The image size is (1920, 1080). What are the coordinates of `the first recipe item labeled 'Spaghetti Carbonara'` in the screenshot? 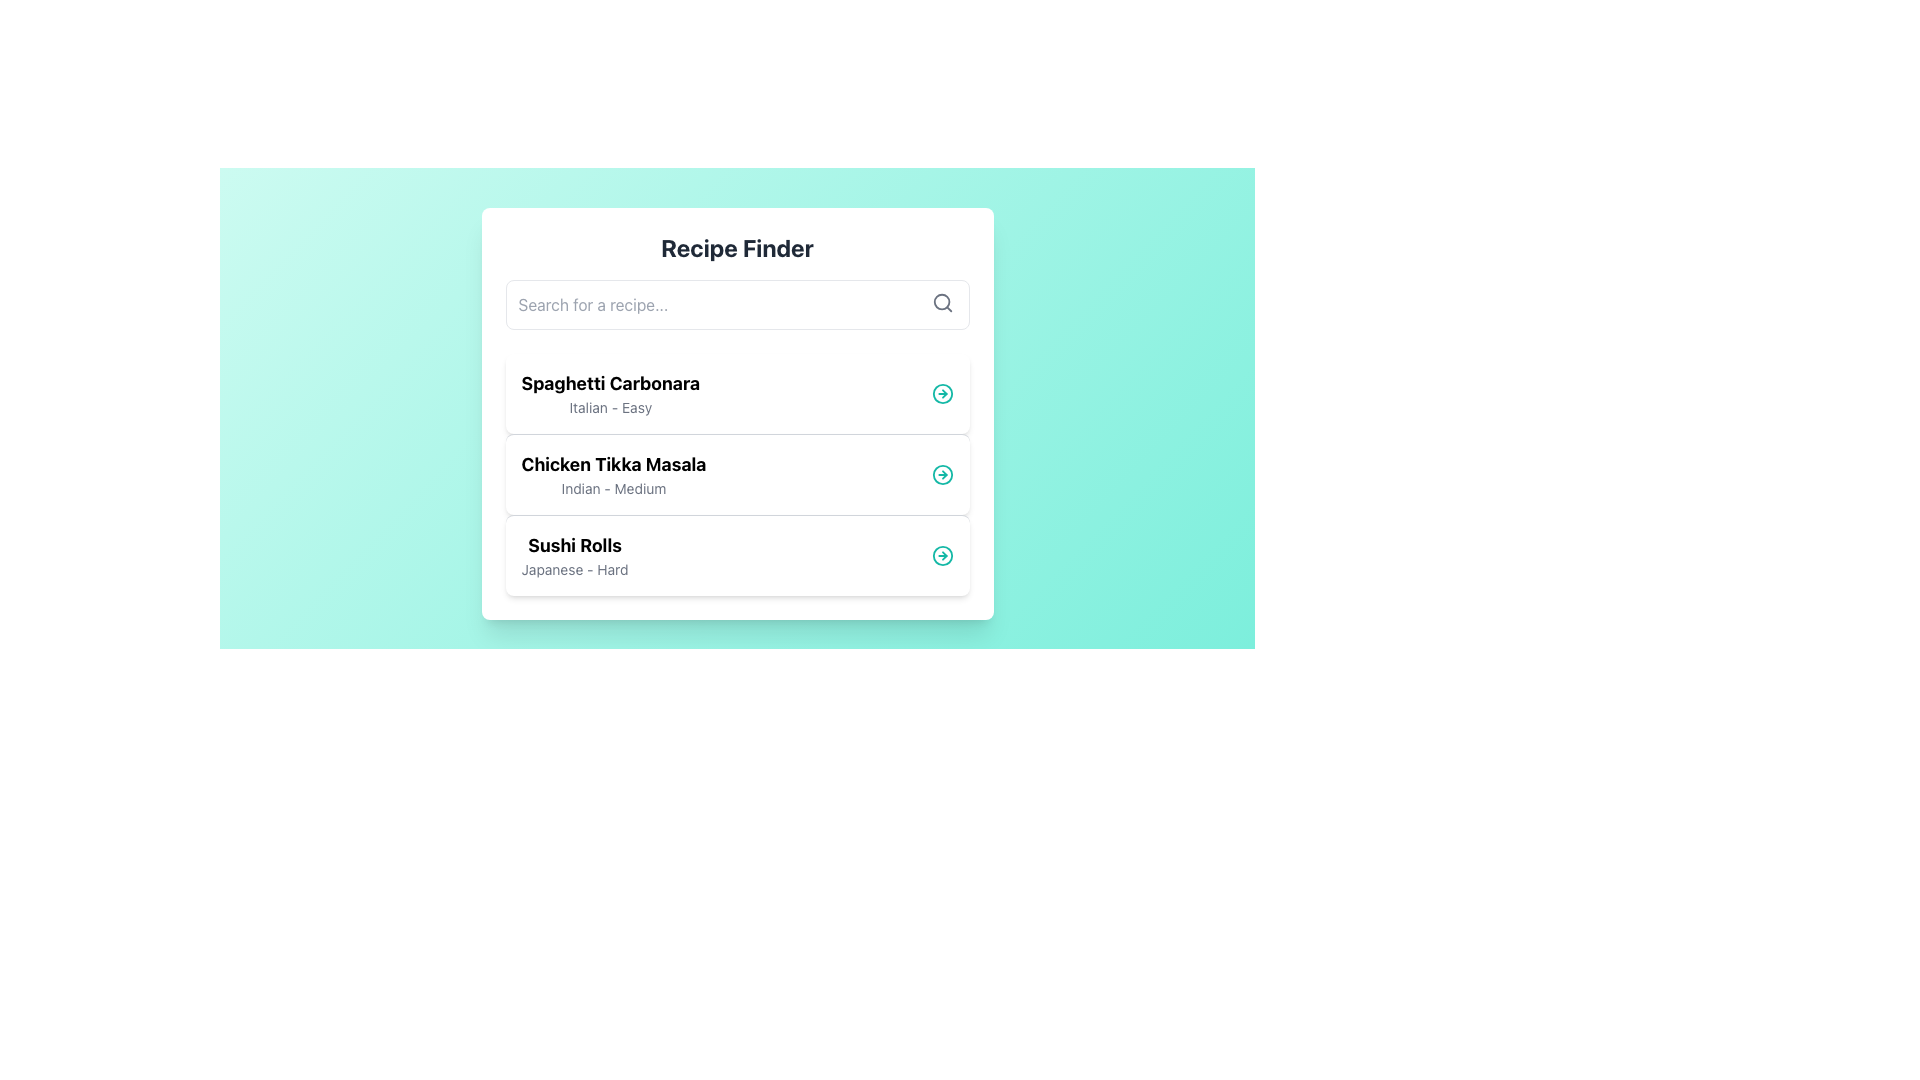 It's located at (736, 393).